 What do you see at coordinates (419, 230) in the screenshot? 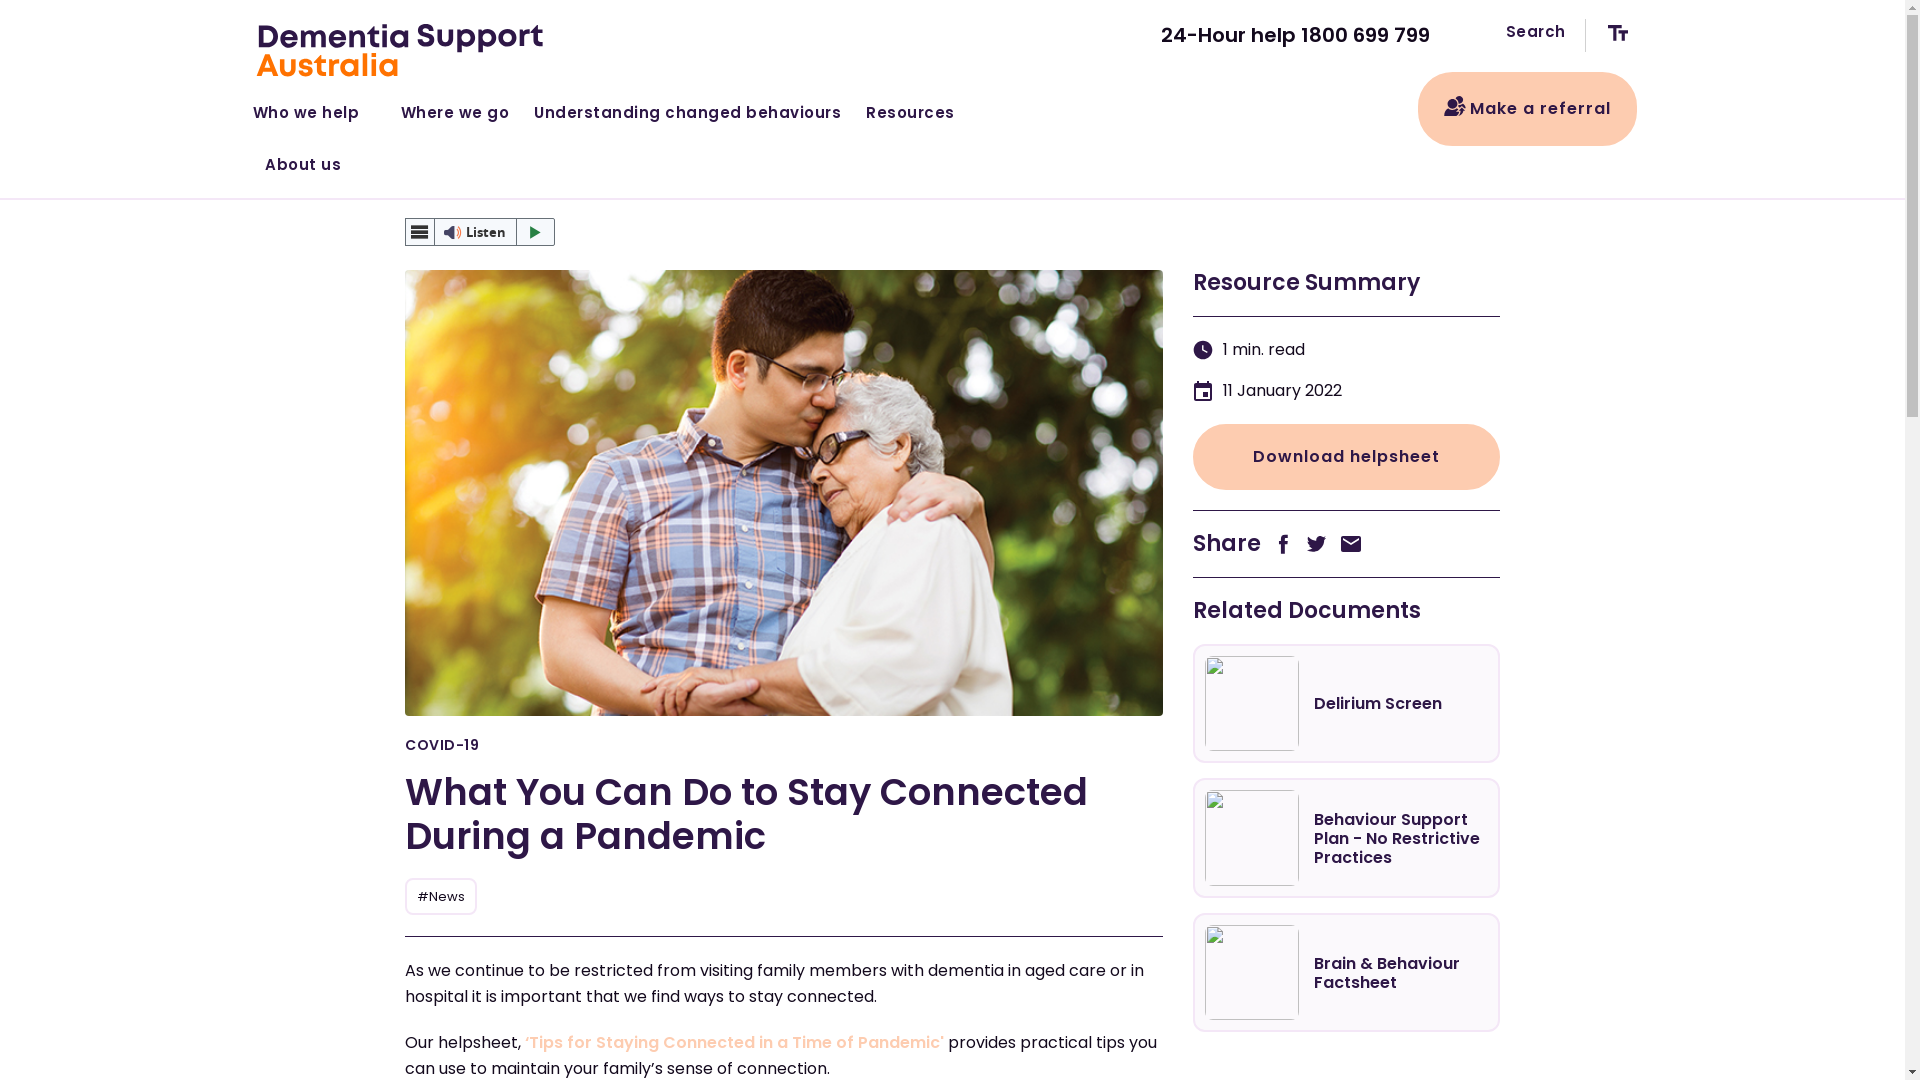
I see `'webReader menu'` at bounding box center [419, 230].